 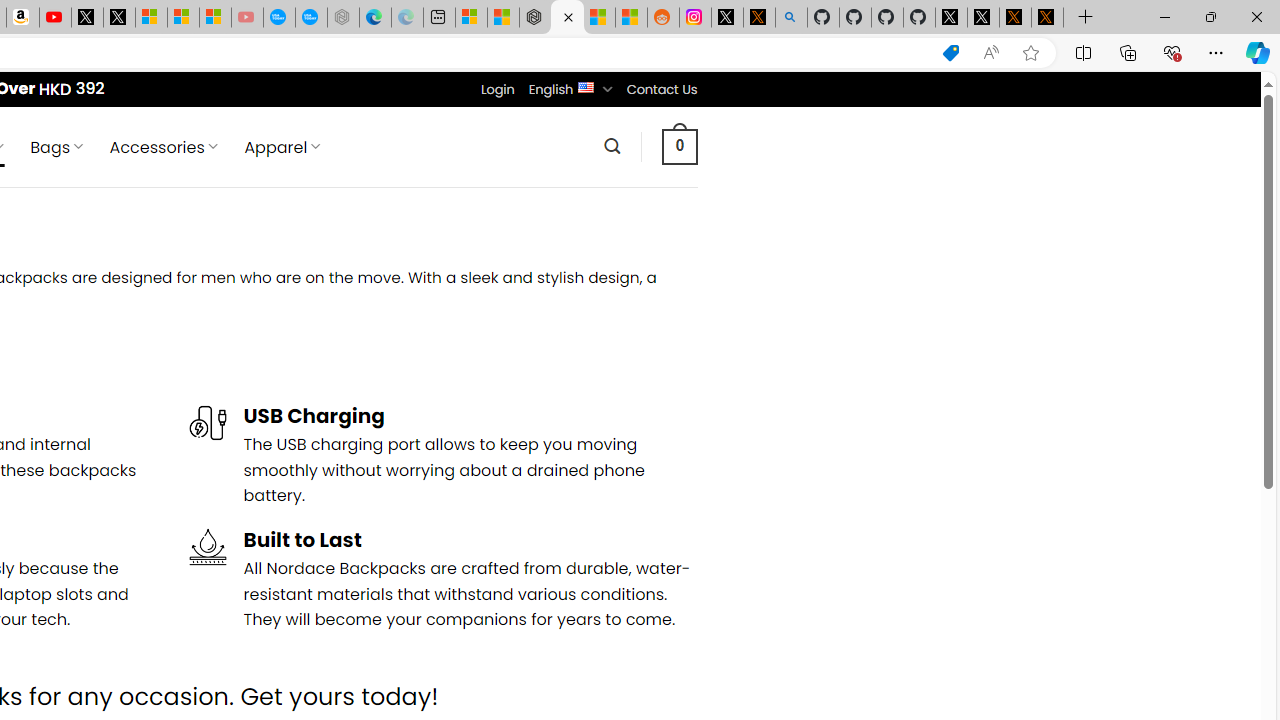 What do you see at coordinates (611, 145) in the screenshot?
I see `'Search'` at bounding box center [611, 145].